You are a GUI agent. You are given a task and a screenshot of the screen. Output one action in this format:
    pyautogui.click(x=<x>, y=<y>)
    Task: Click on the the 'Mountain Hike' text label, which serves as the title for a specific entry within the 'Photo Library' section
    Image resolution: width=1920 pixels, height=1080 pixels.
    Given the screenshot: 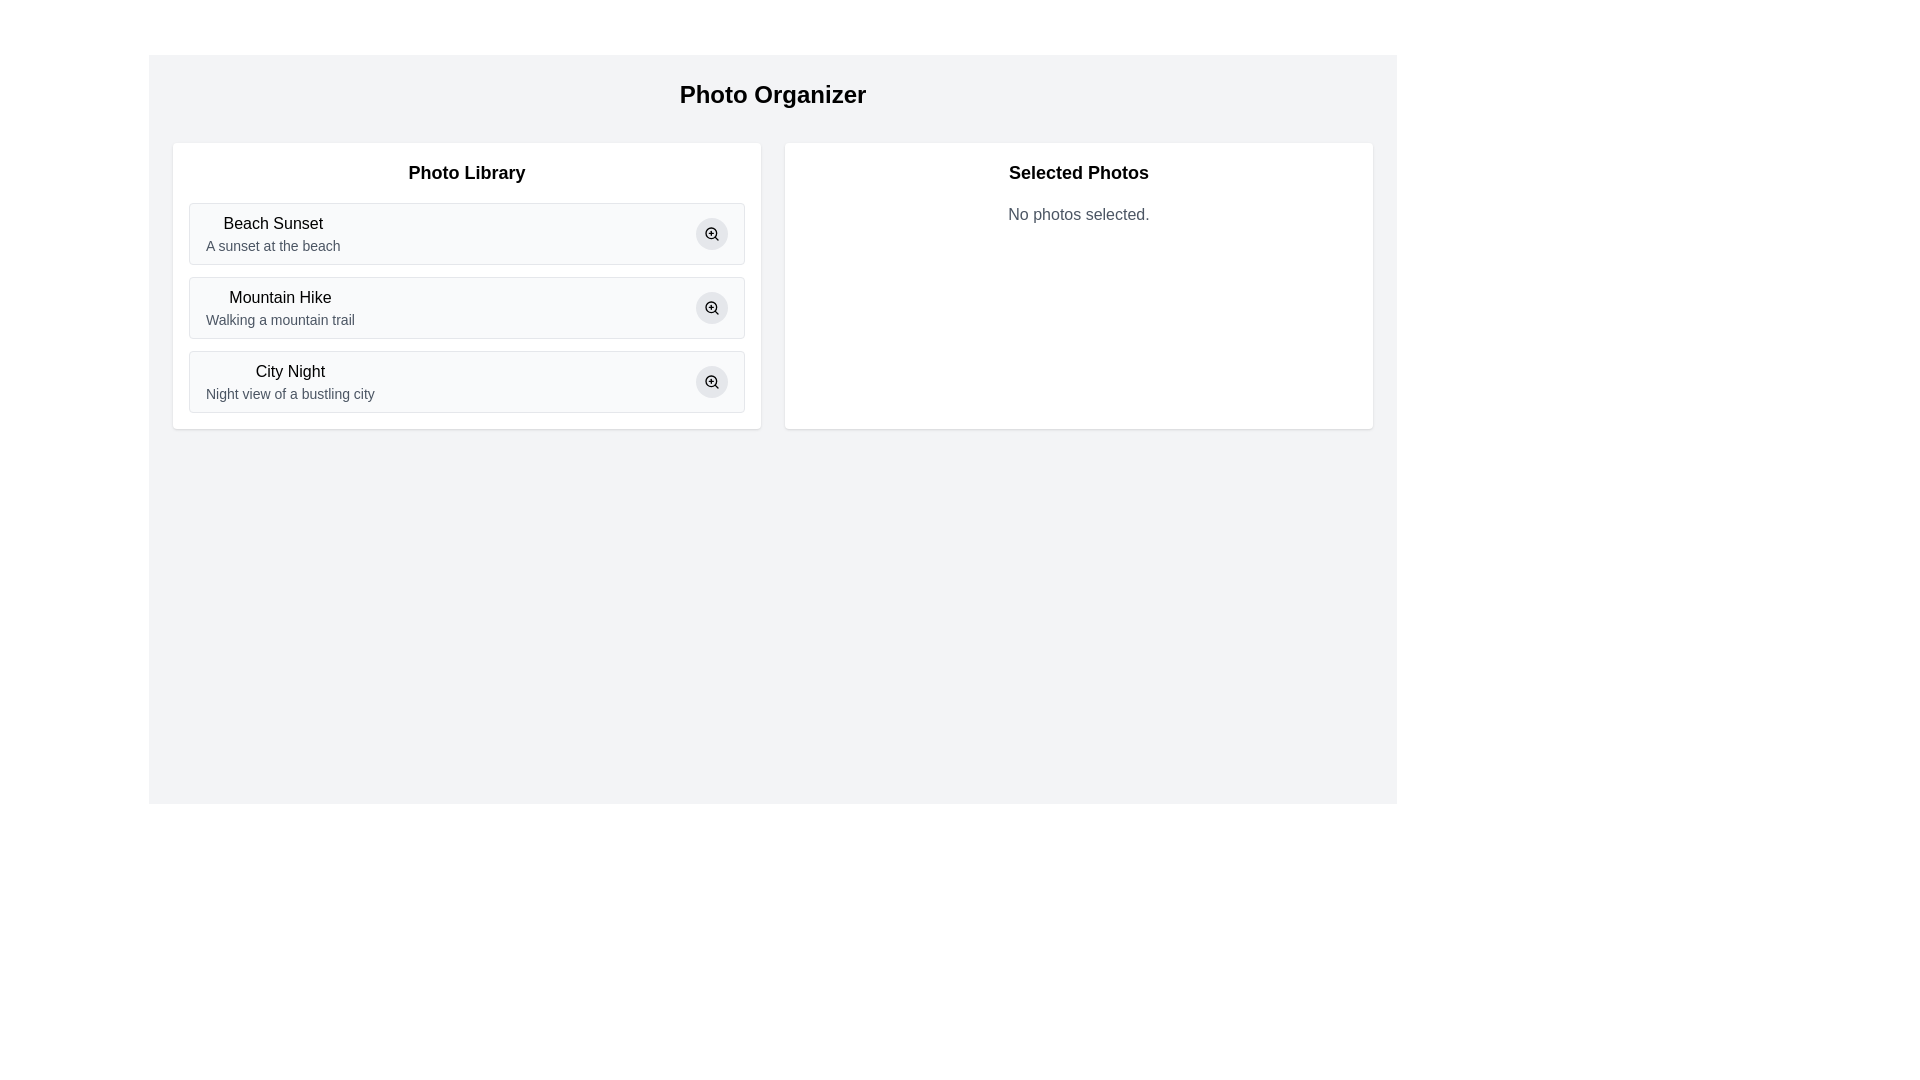 What is the action you would take?
    pyautogui.click(x=279, y=297)
    